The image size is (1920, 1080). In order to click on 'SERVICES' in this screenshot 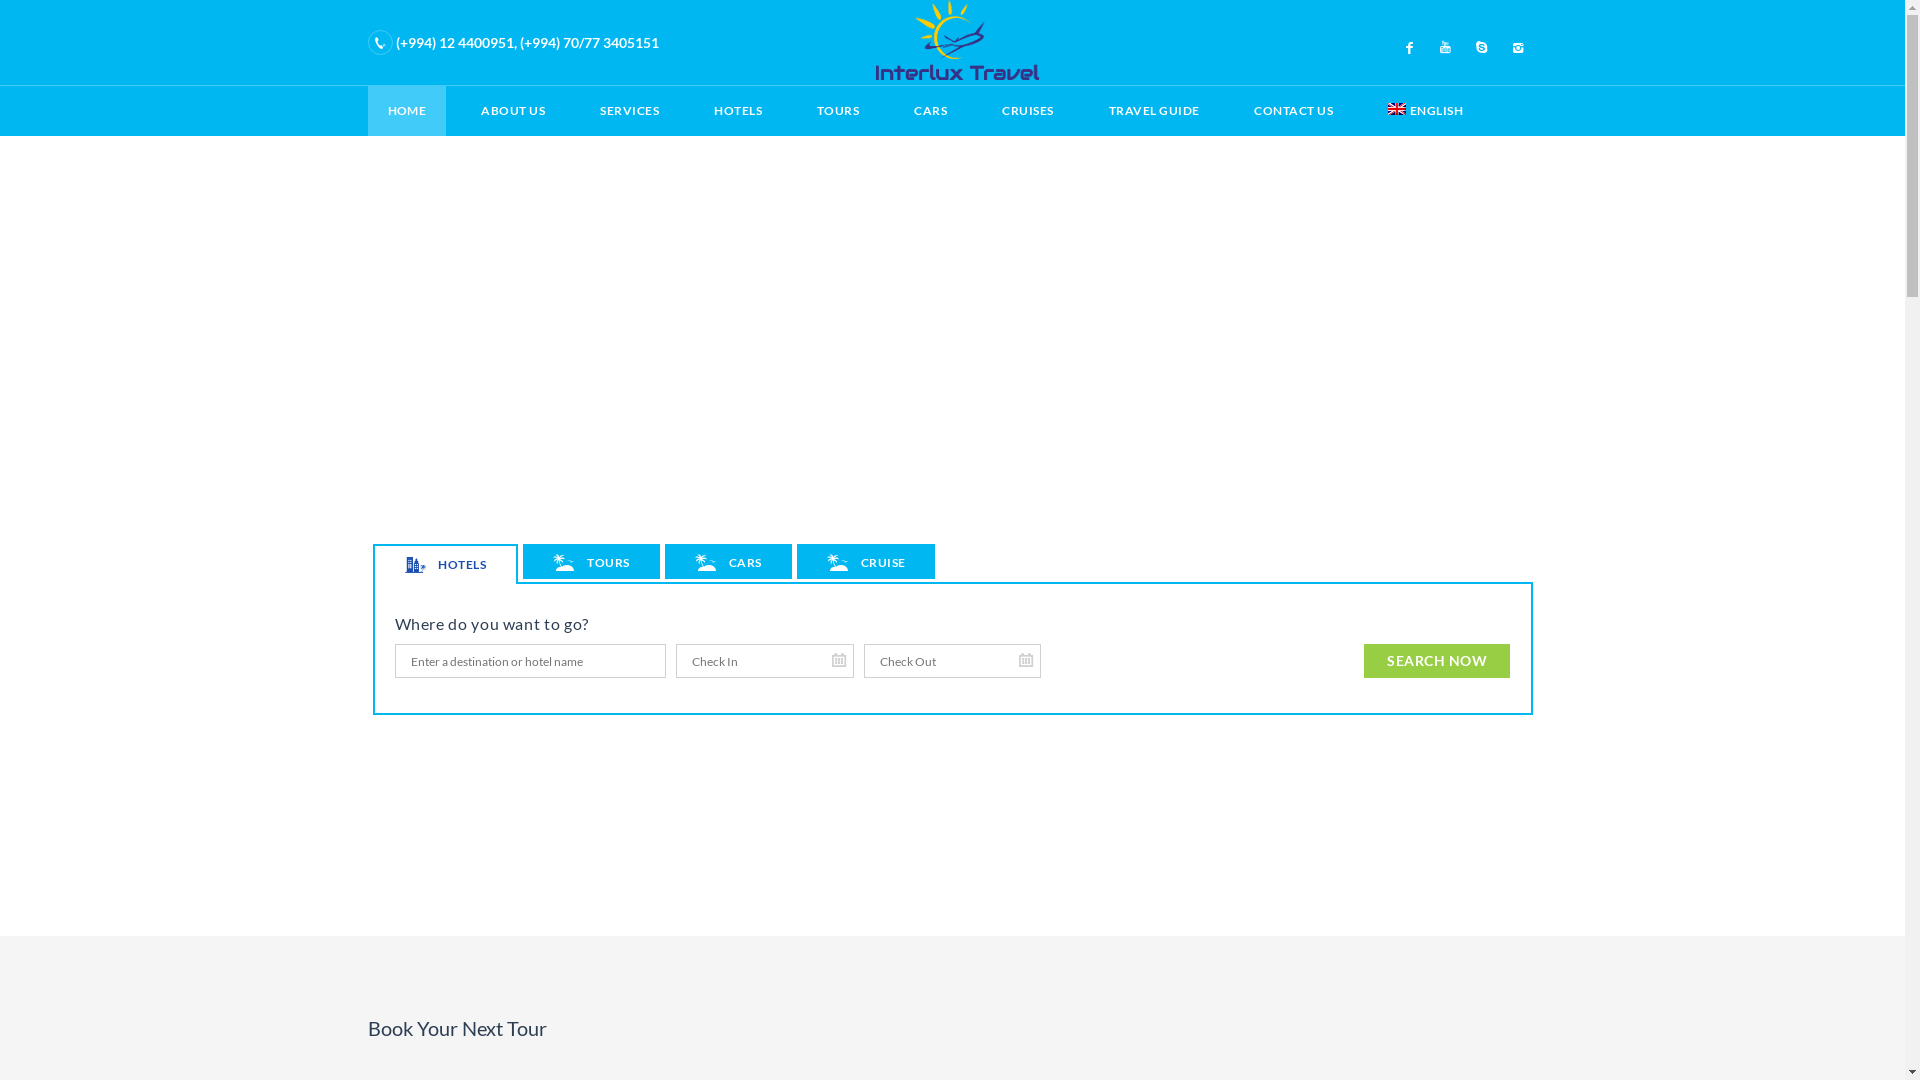, I will do `click(579, 111)`.